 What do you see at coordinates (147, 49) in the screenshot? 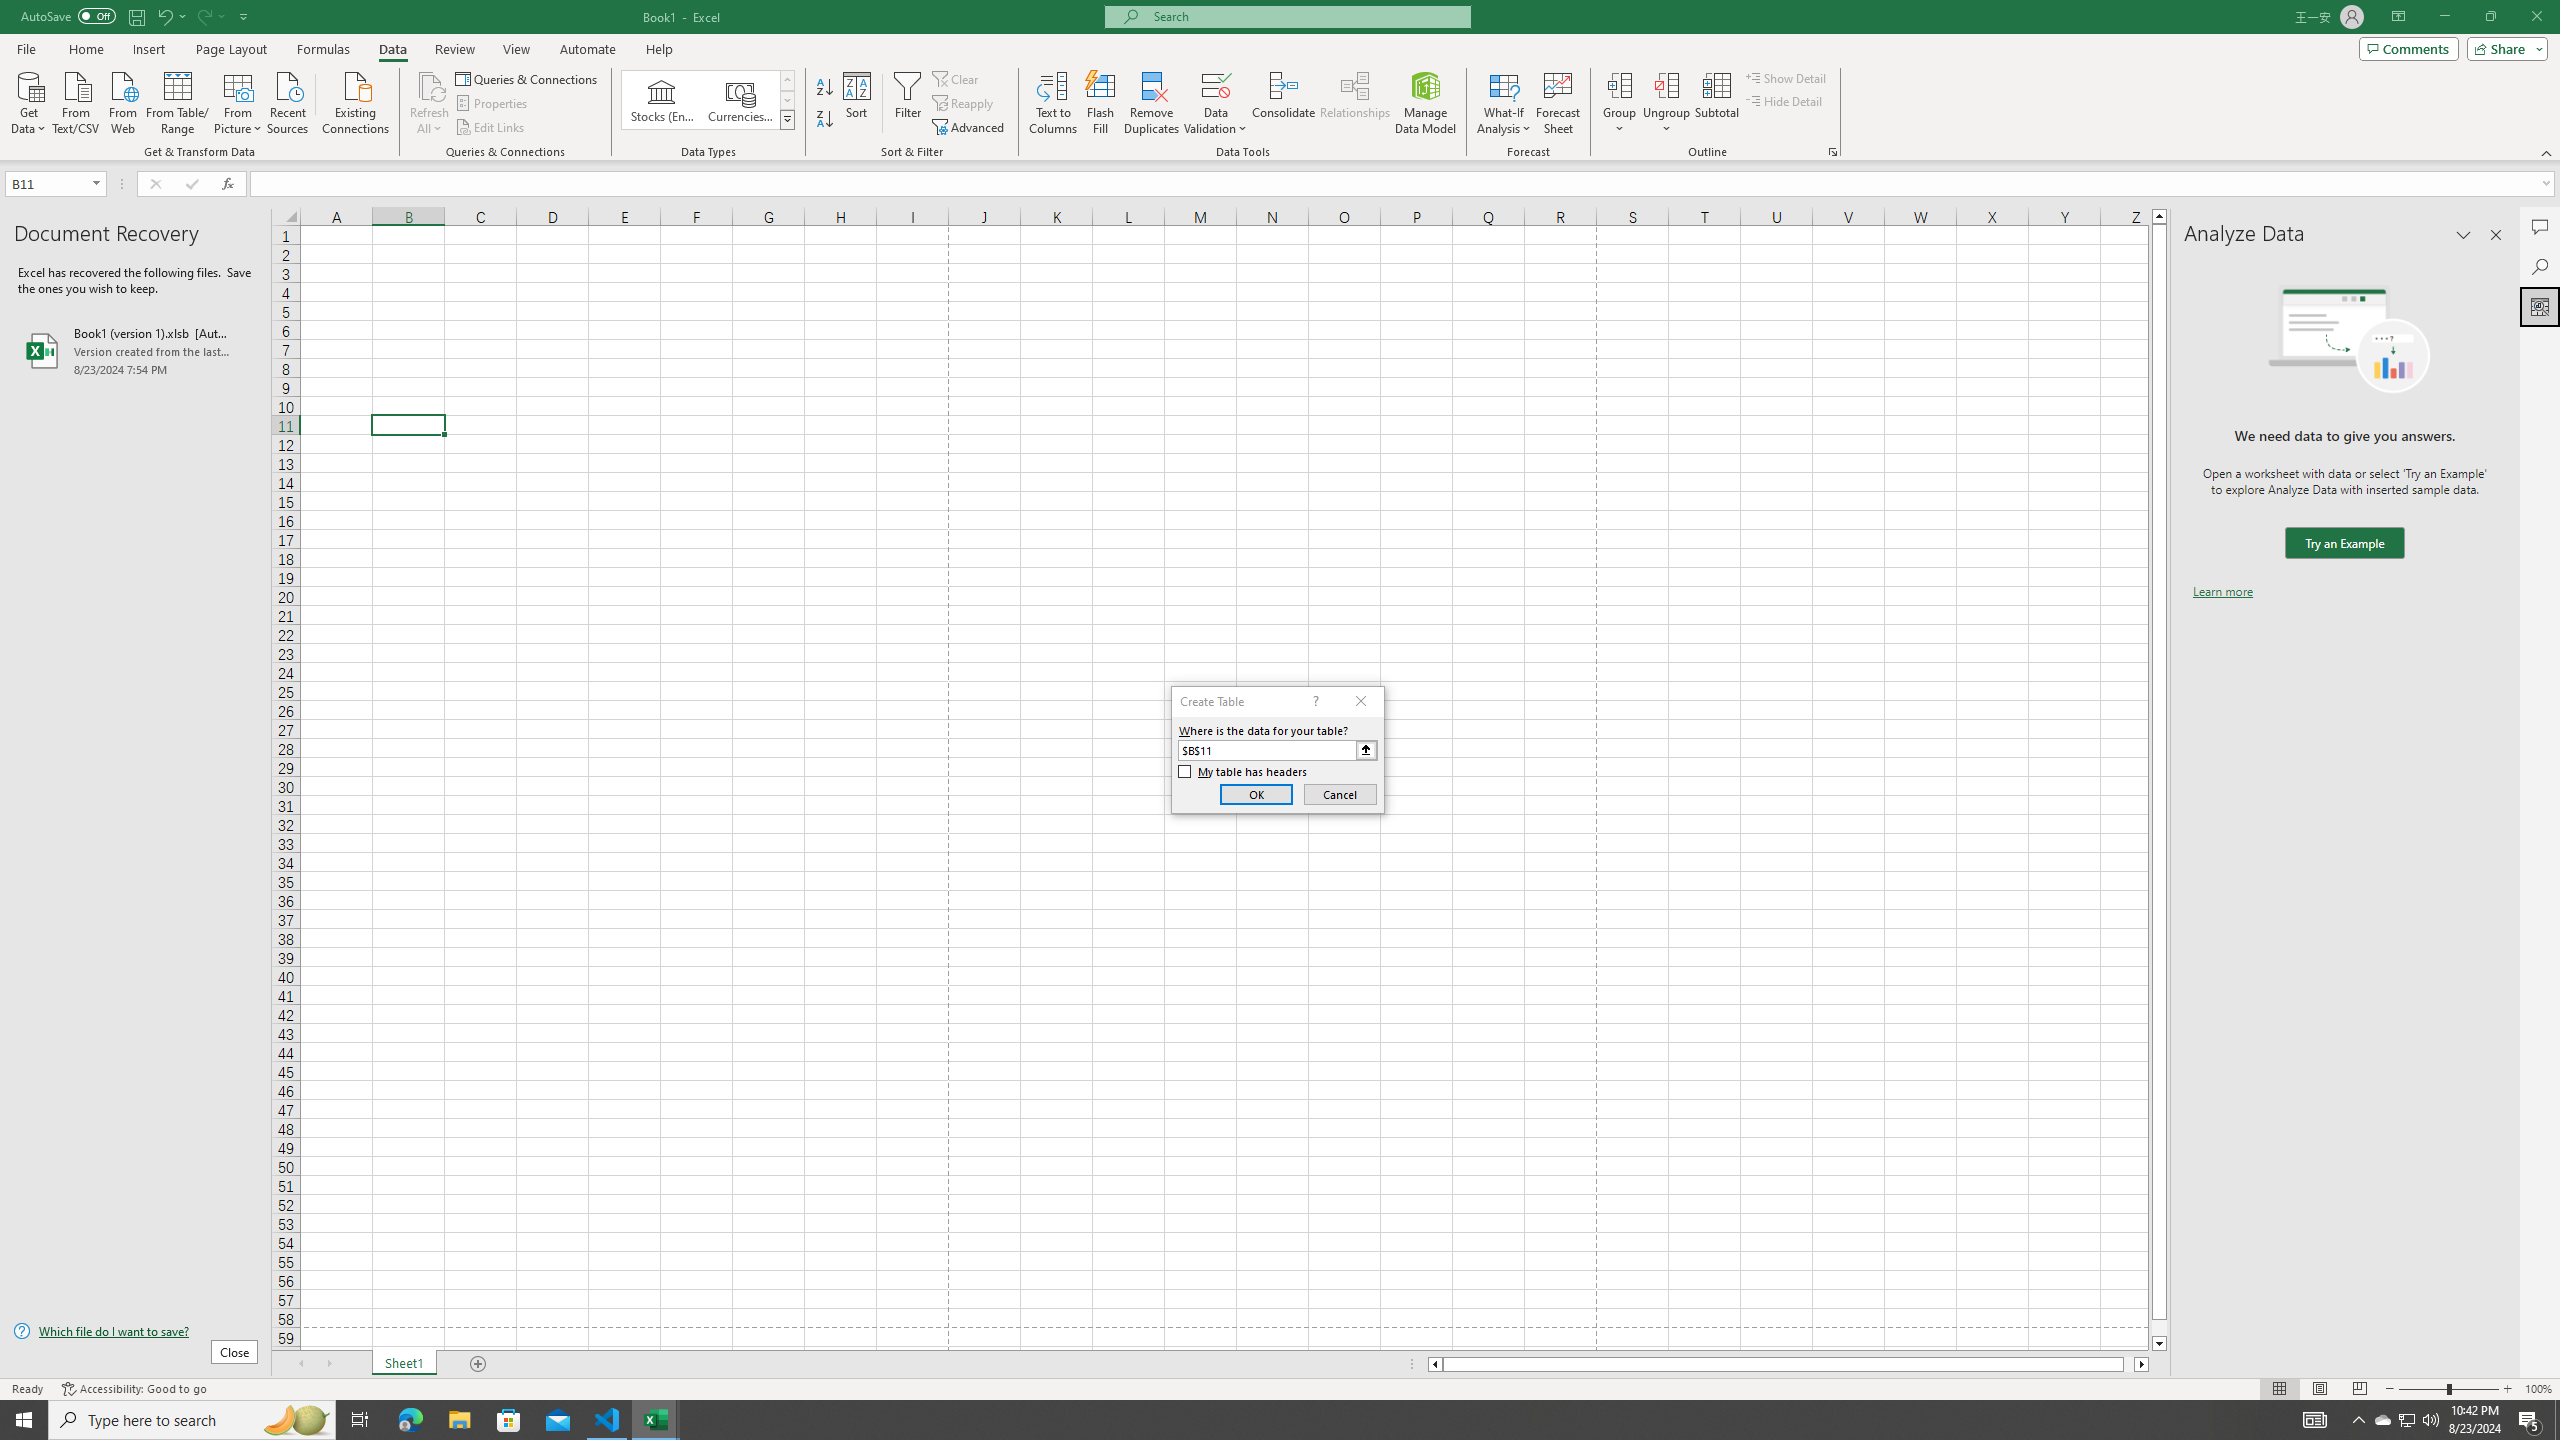
I see `'Insert'` at bounding box center [147, 49].